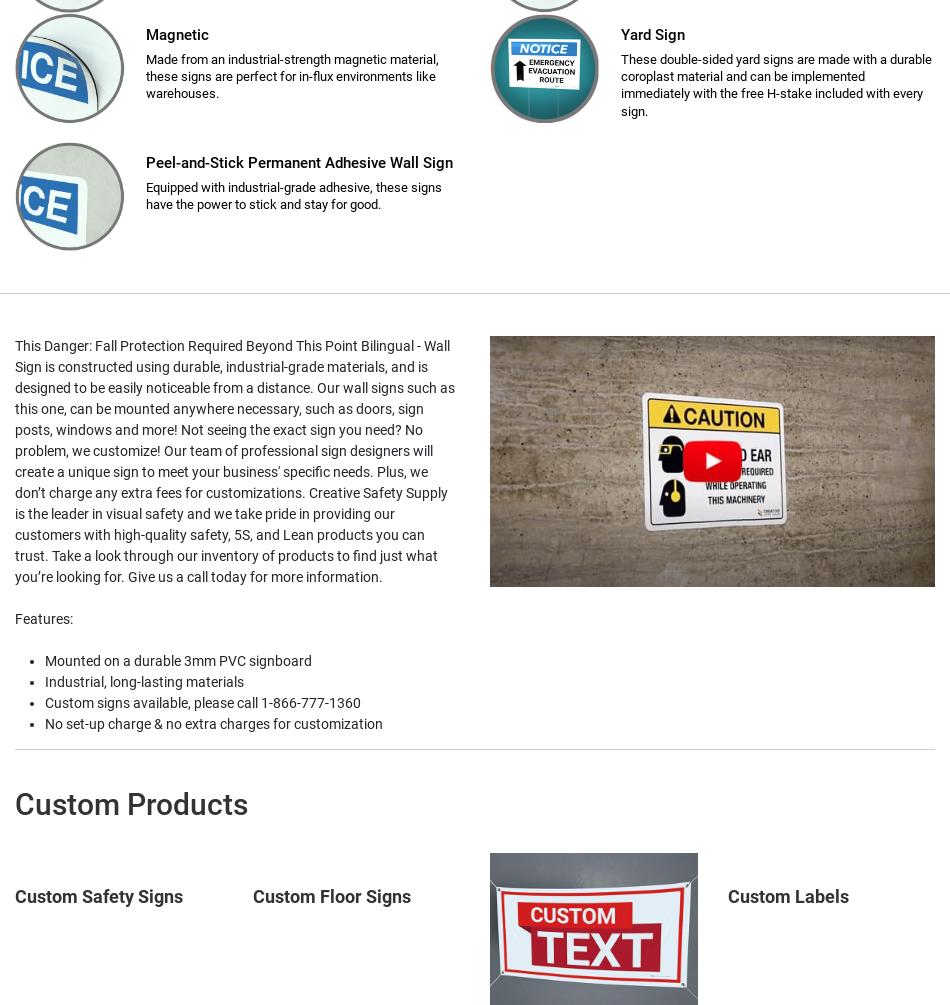  What do you see at coordinates (786, 895) in the screenshot?
I see `'Custom Labels'` at bounding box center [786, 895].